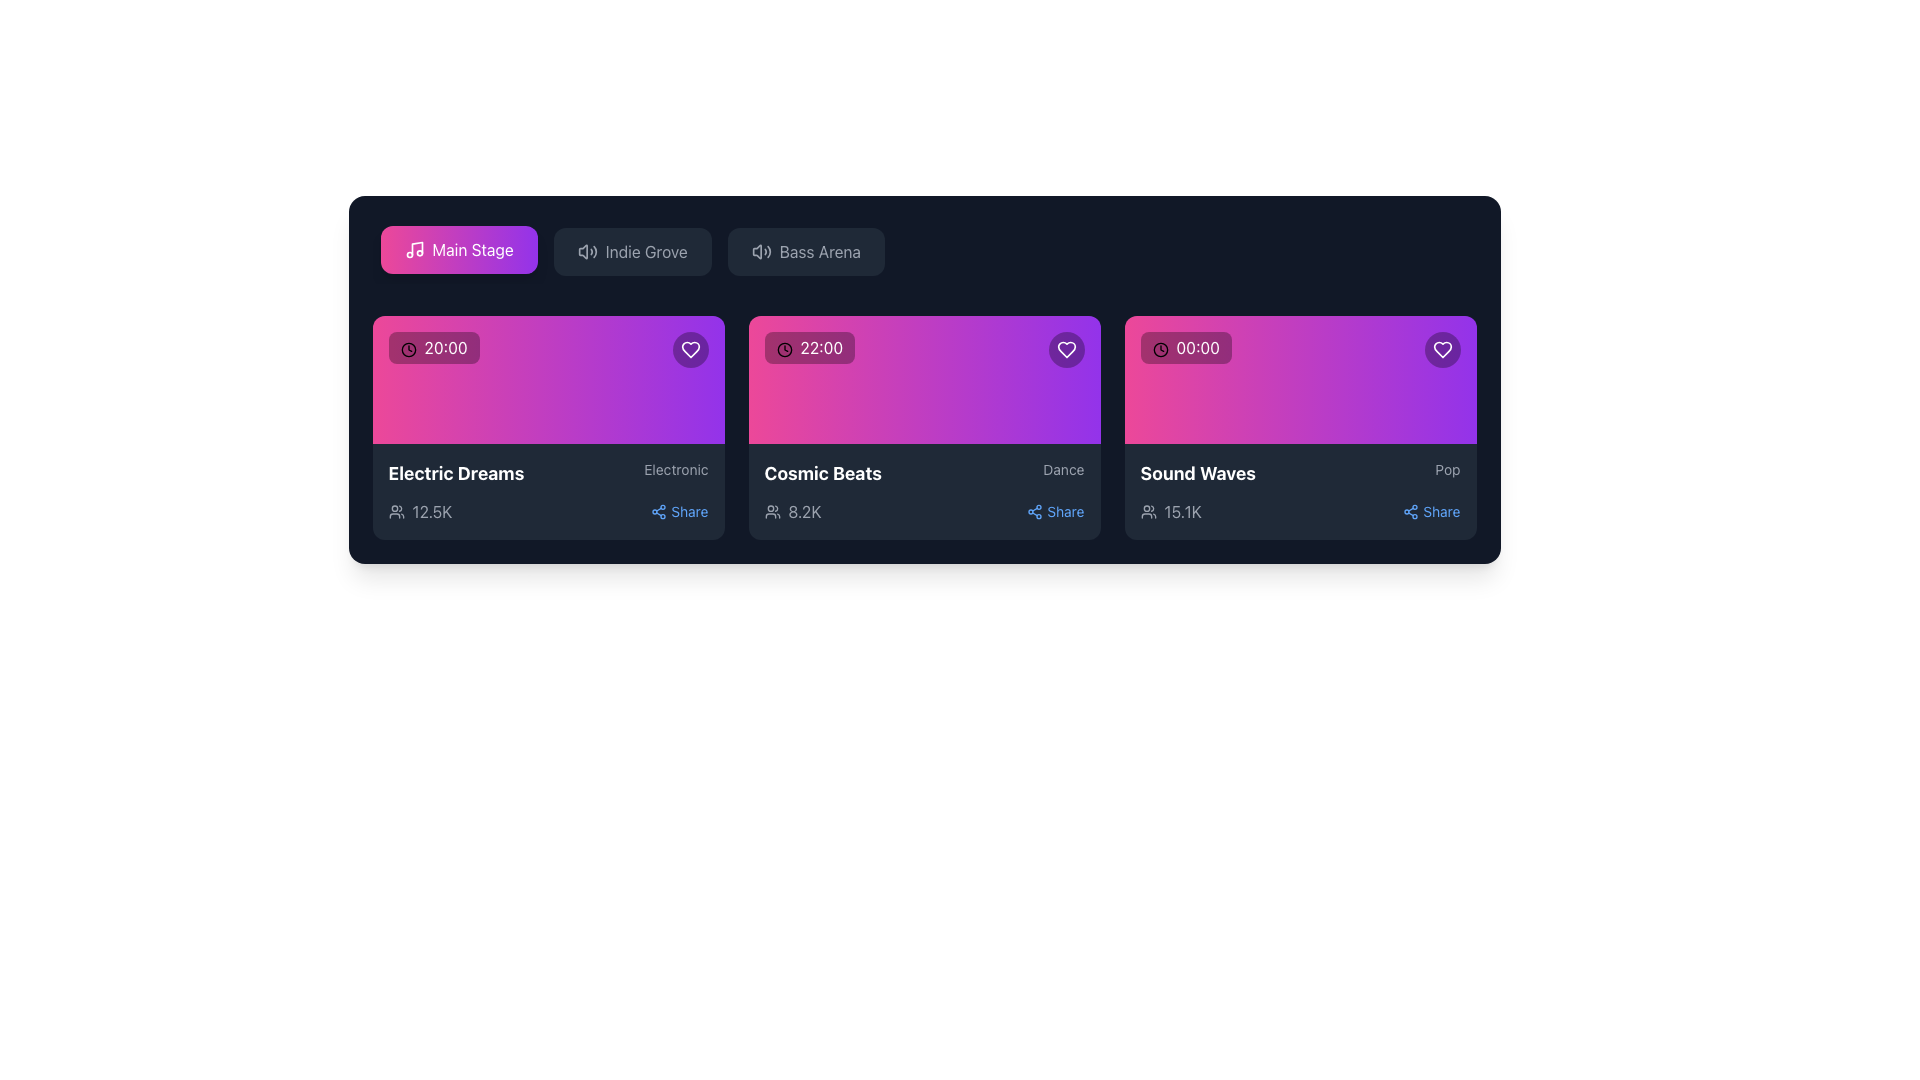  Describe the element at coordinates (689, 511) in the screenshot. I see `the 'Share' text label located at the bottom right corner of the first card` at that location.